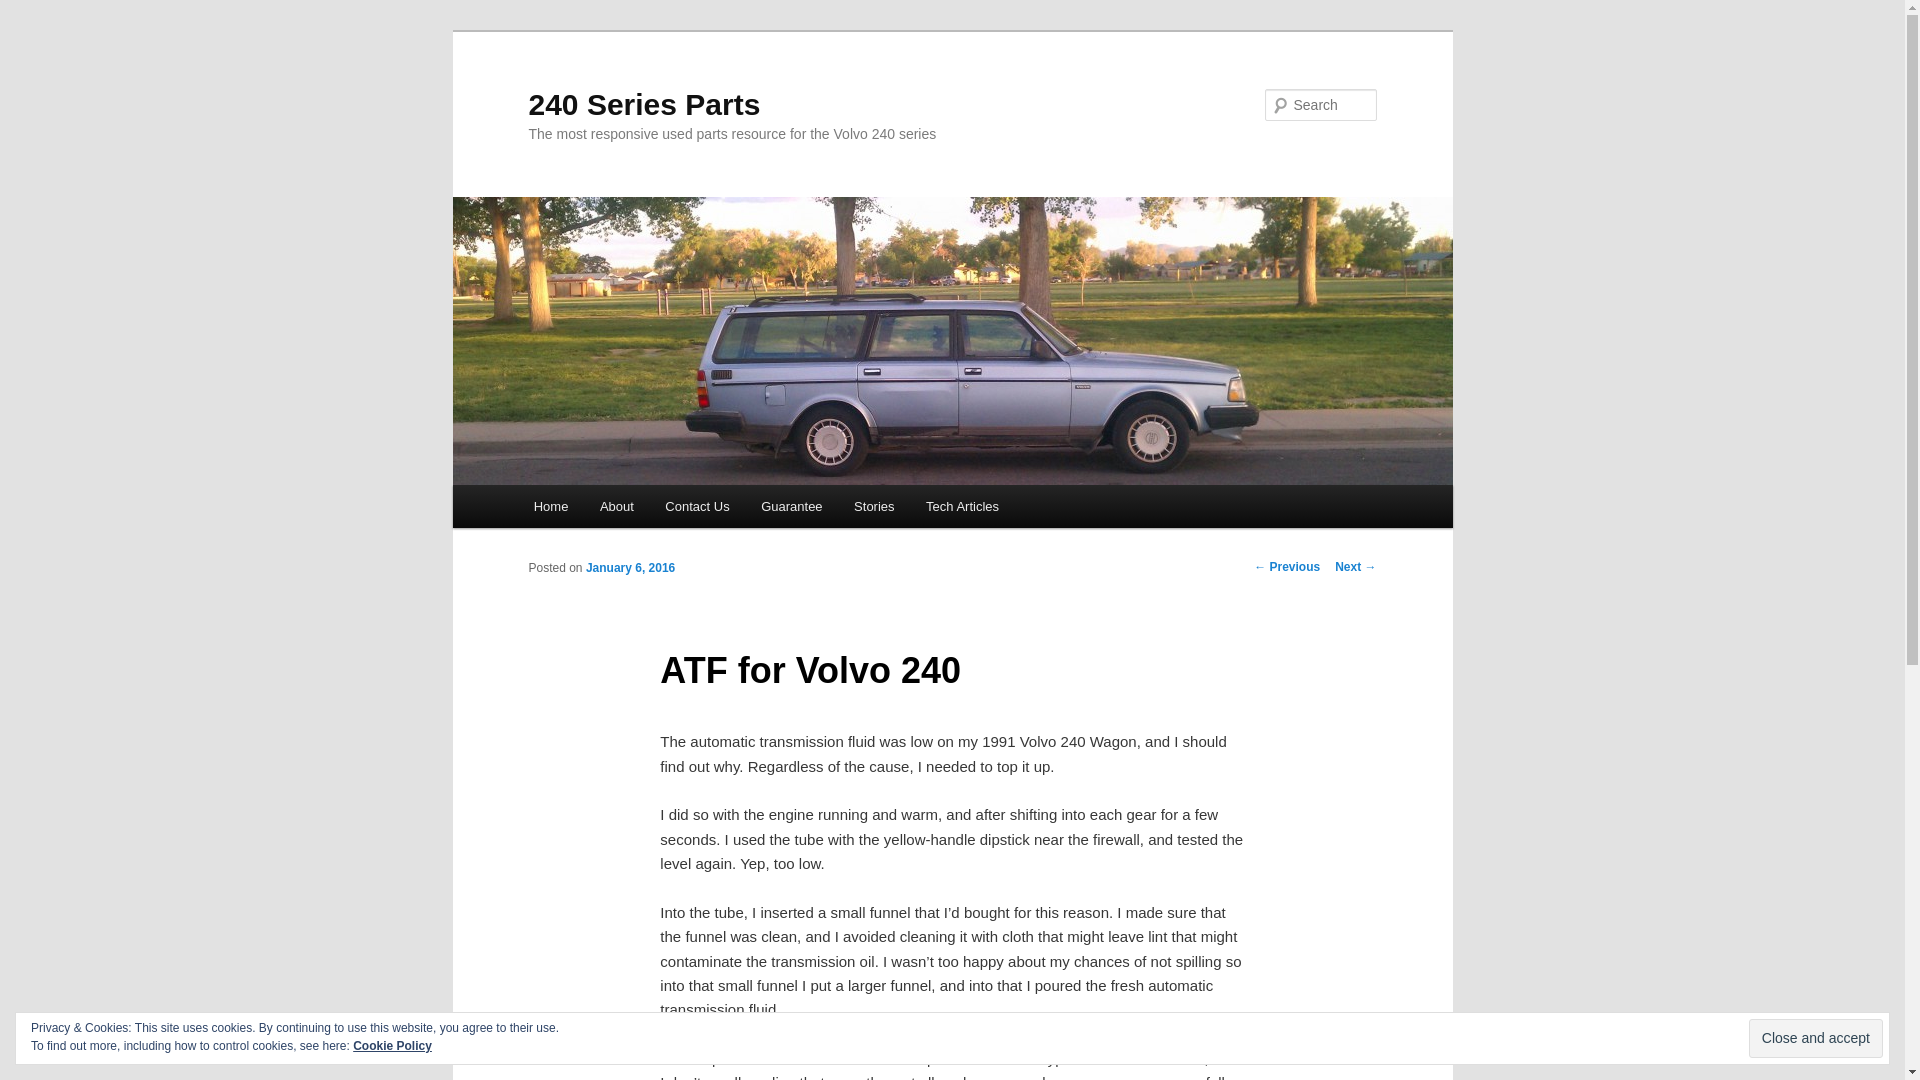  I want to click on 'Tech Articles', so click(961, 505).